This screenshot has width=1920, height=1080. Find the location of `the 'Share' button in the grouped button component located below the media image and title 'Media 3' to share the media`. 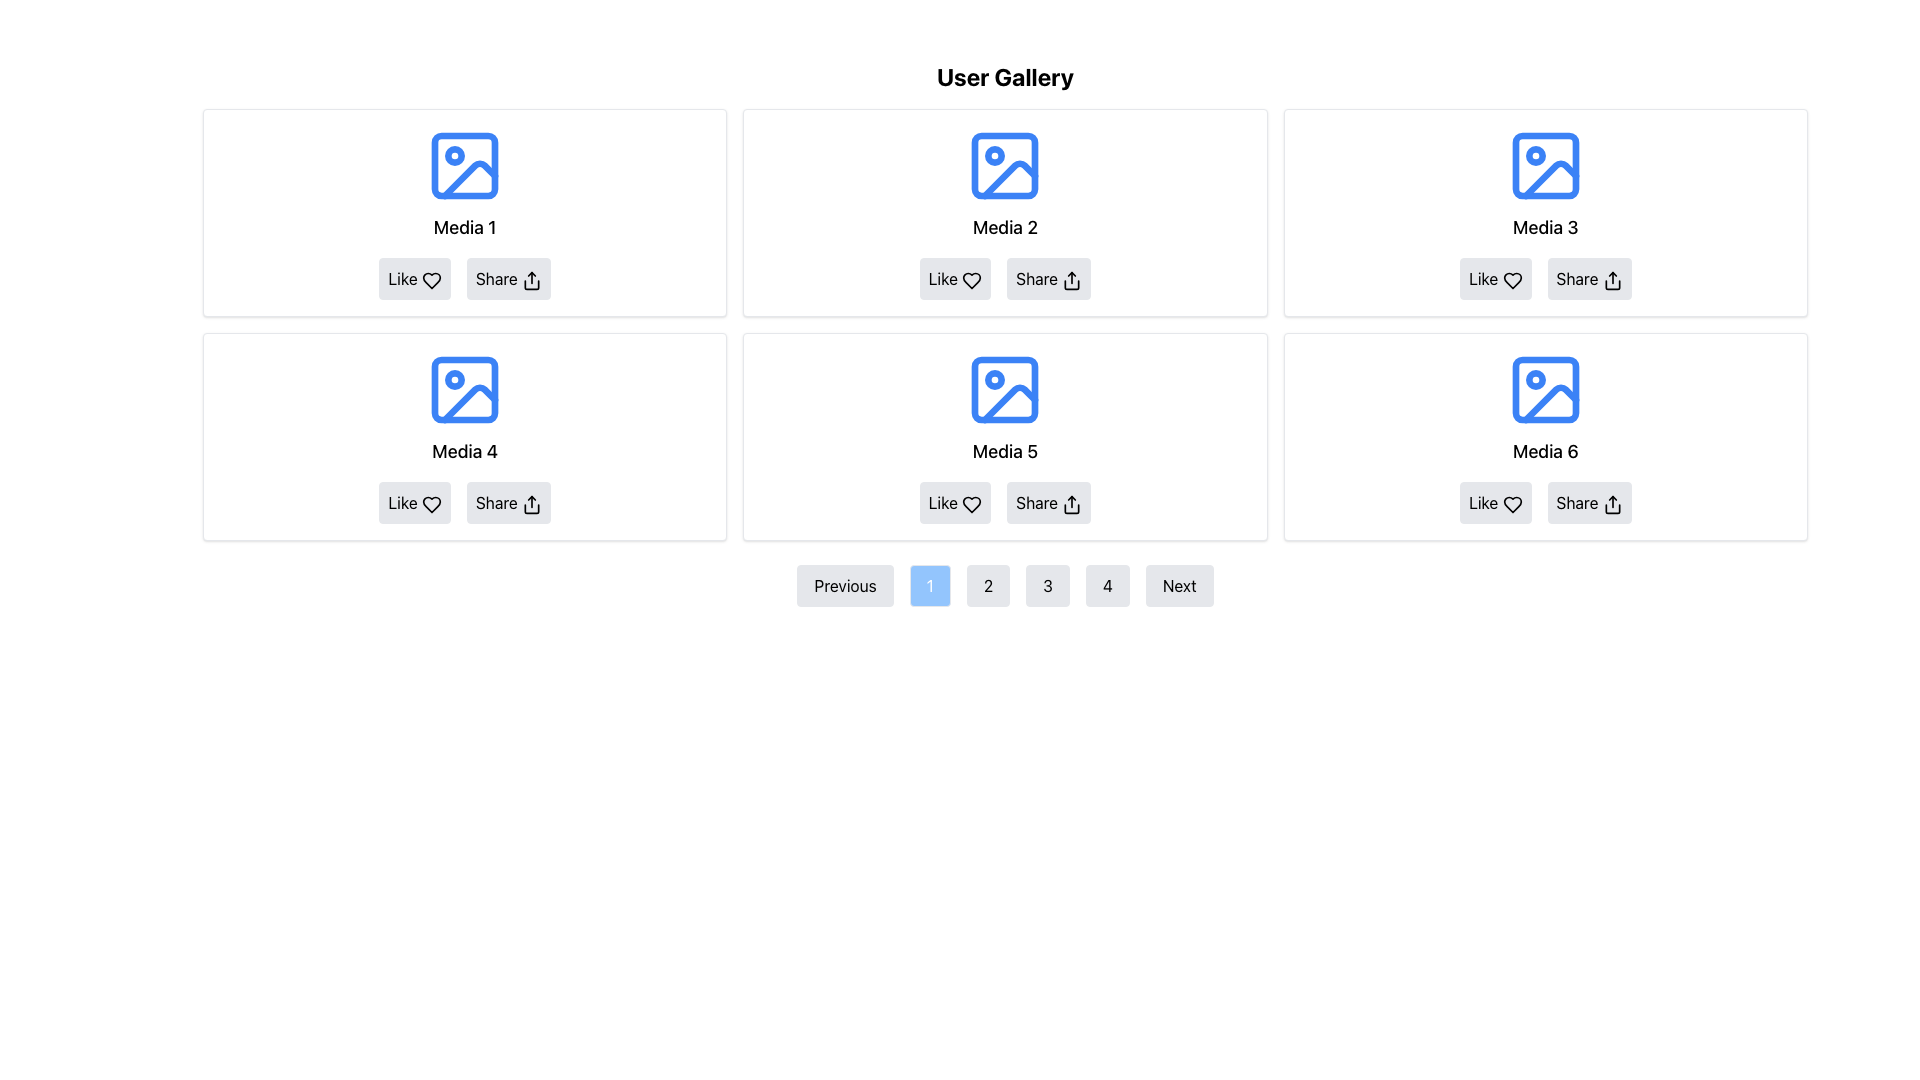

the 'Share' button in the grouped button component located below the media image and title 'Media 3' to share the media is located at coordinates (1544, 278).